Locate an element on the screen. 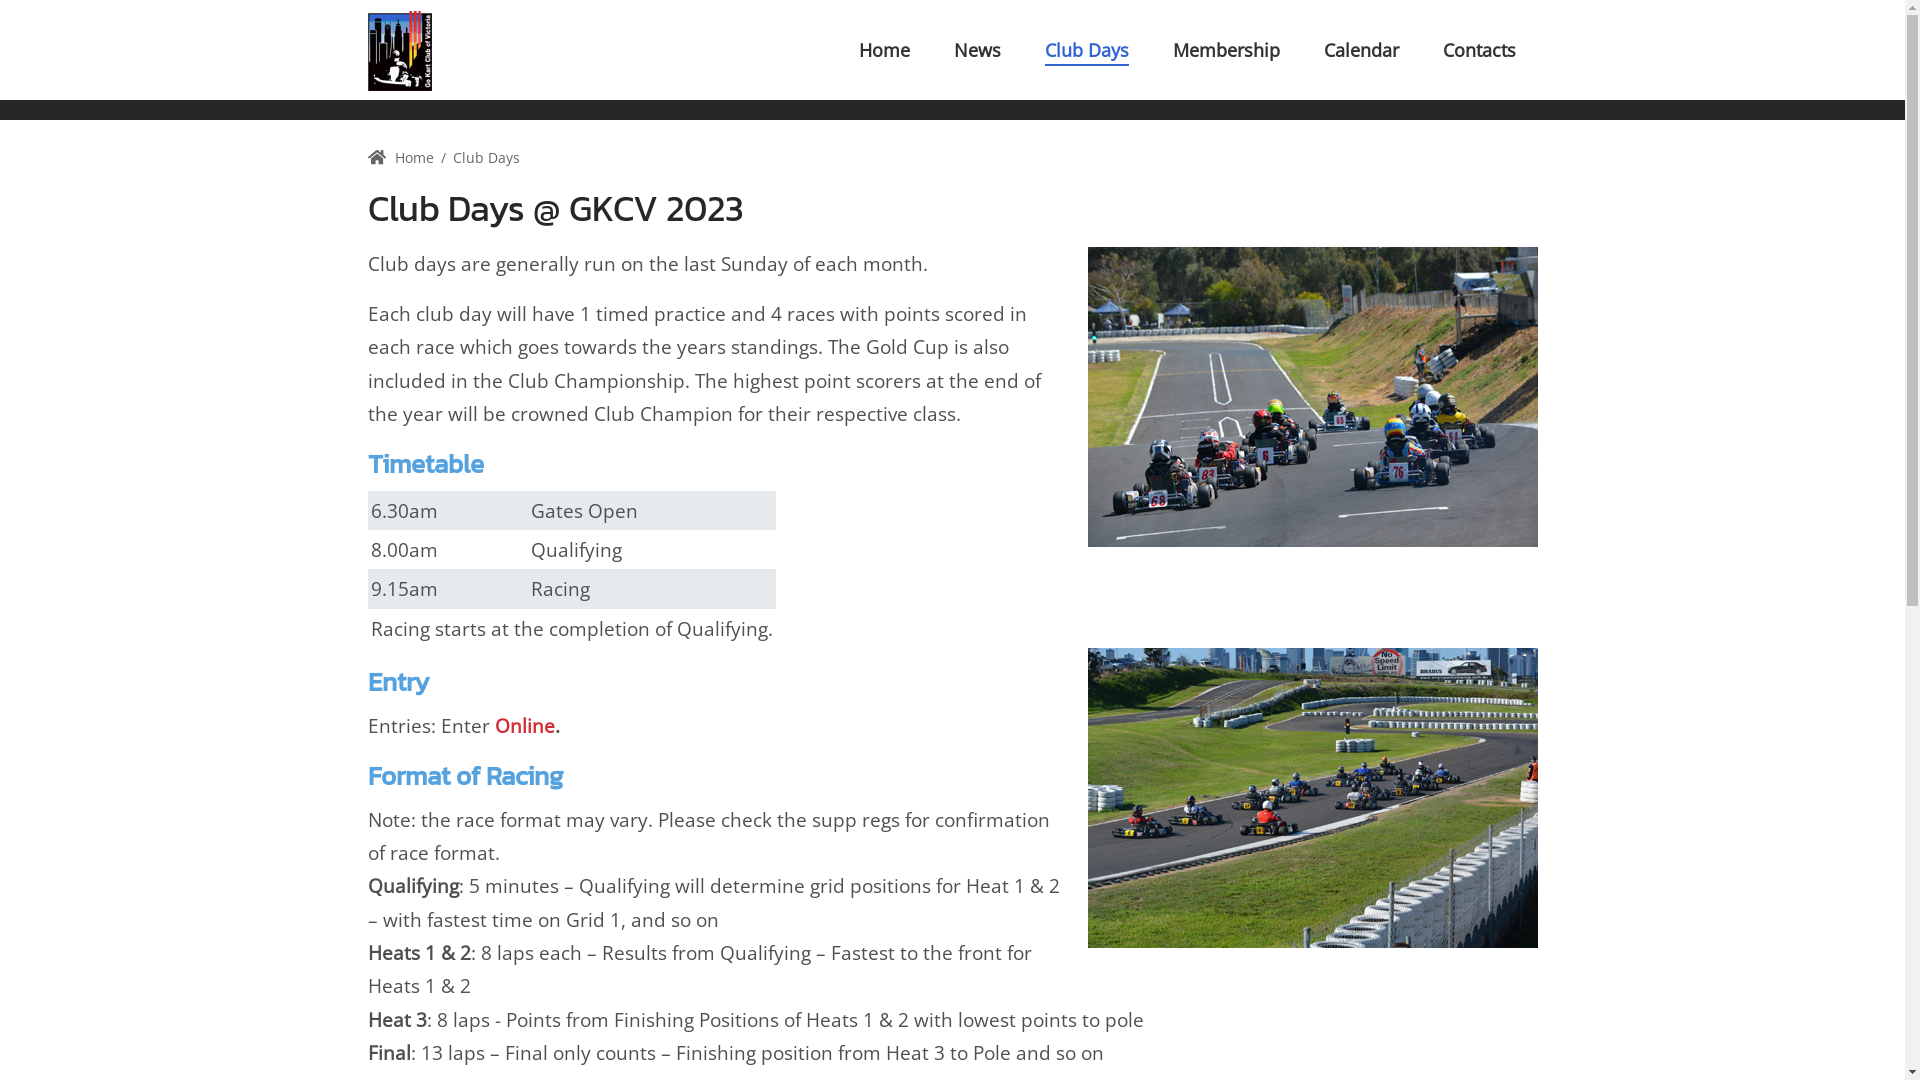 The image size is (1920, 1080). 'Calendar' is located at coordinates (1360, 49).